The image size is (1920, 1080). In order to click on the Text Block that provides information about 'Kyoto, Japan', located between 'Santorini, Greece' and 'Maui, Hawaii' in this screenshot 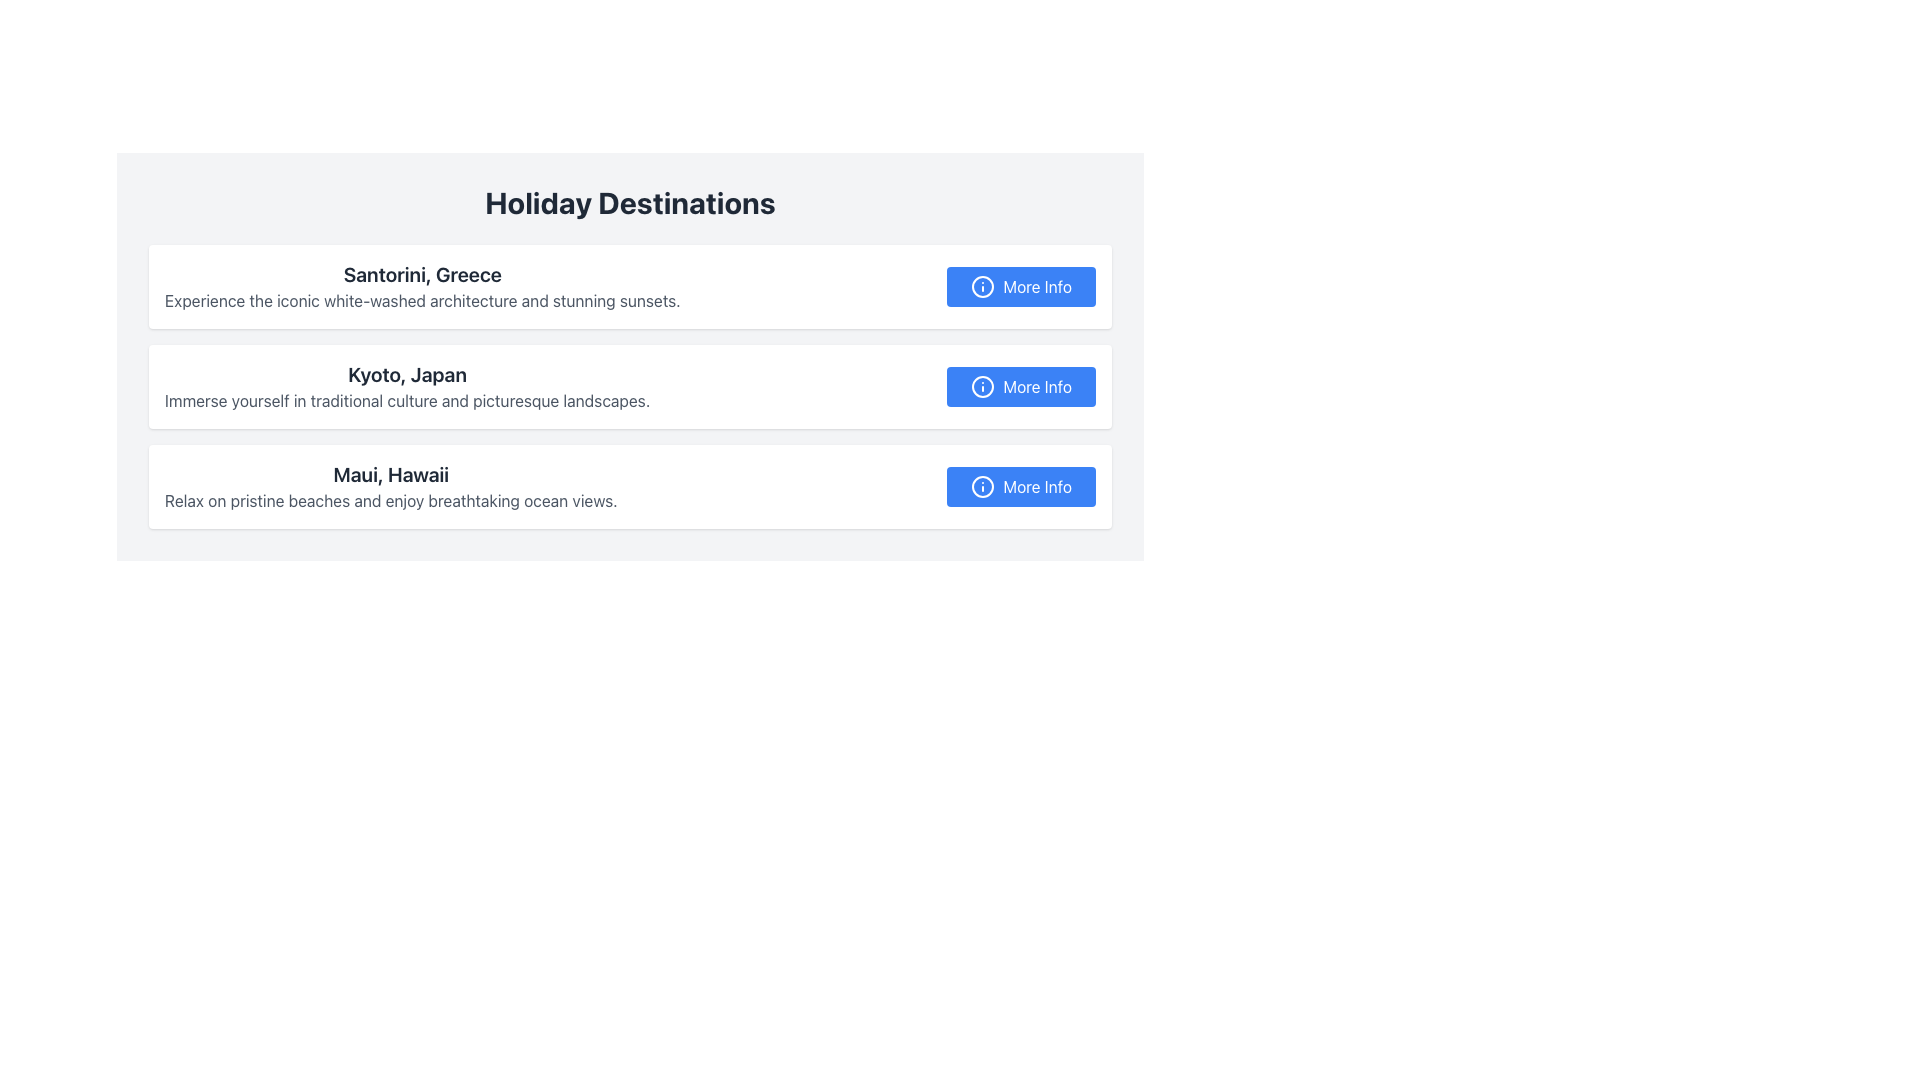, I will do `click(406, 386)`.